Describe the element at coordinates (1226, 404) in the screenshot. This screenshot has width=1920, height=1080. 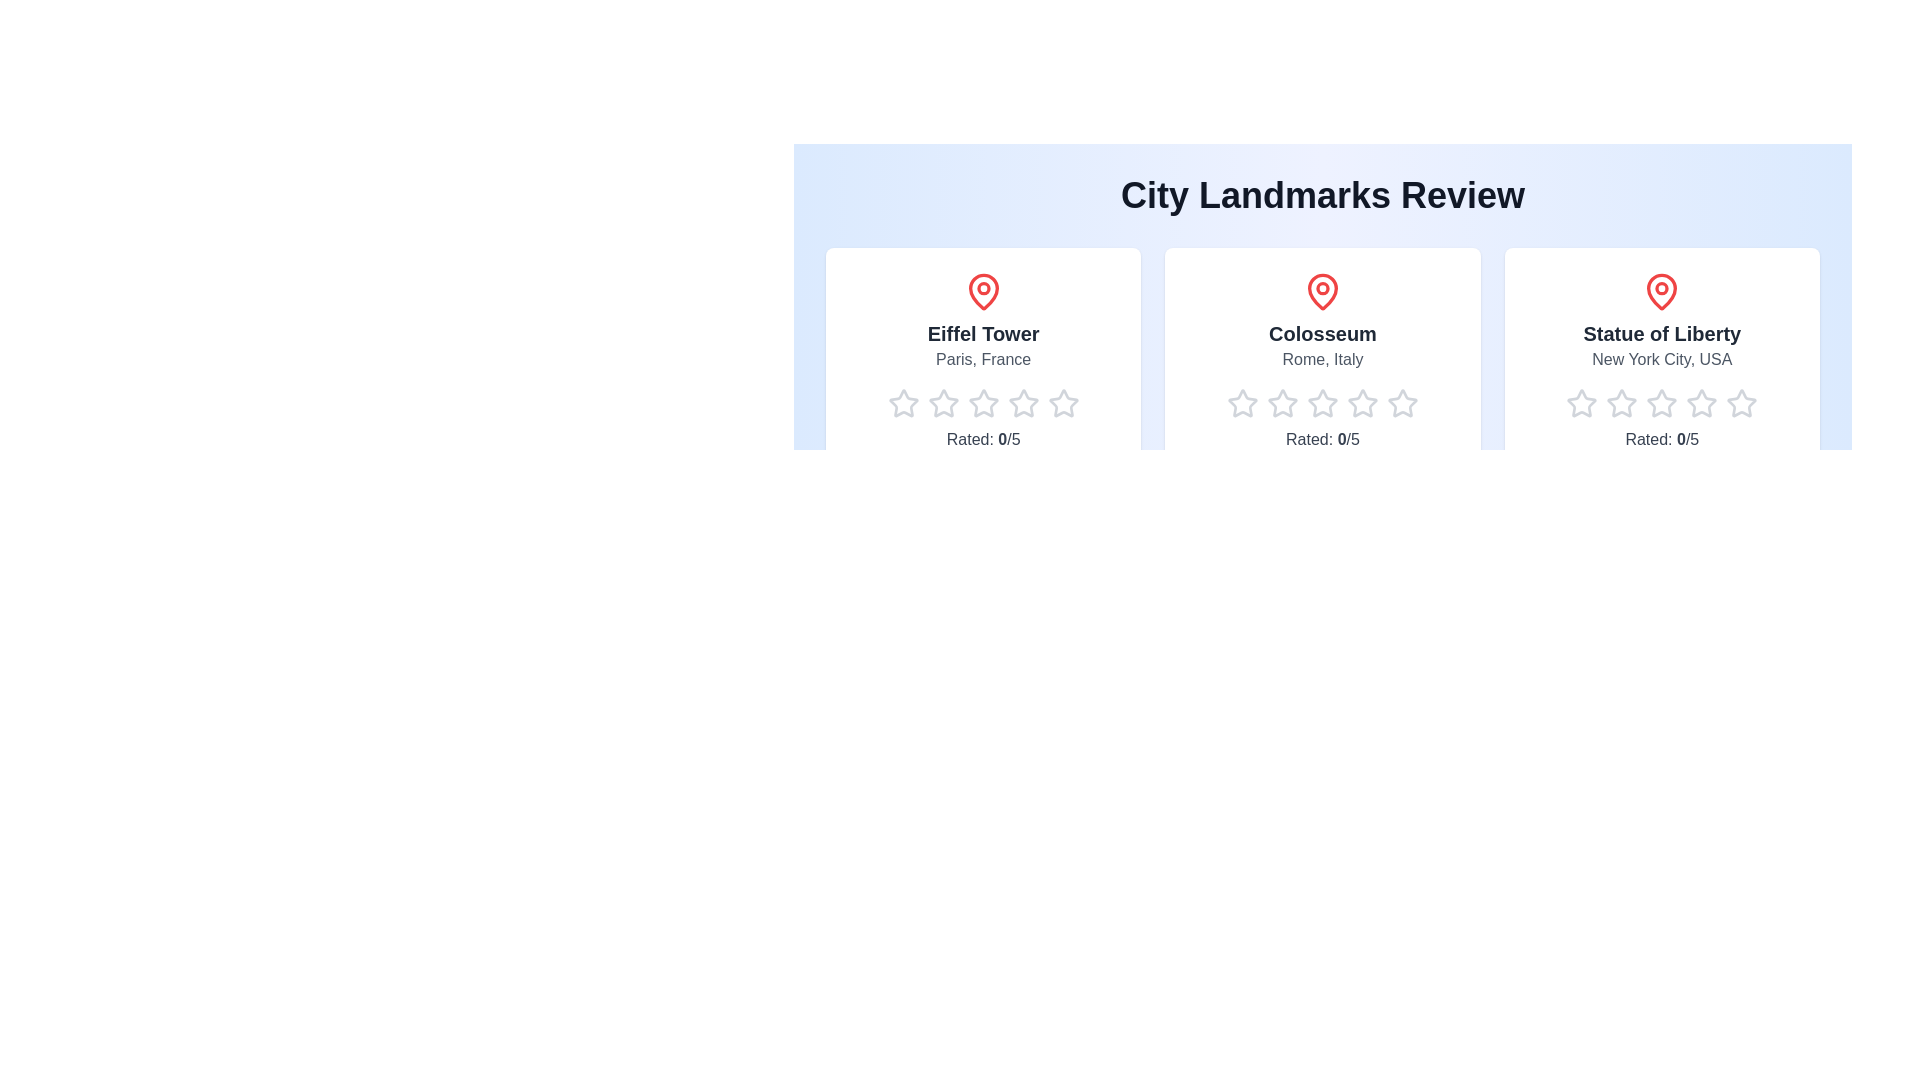
I see `the star corresponding to 1 for the landmark Colosseum` at that location.